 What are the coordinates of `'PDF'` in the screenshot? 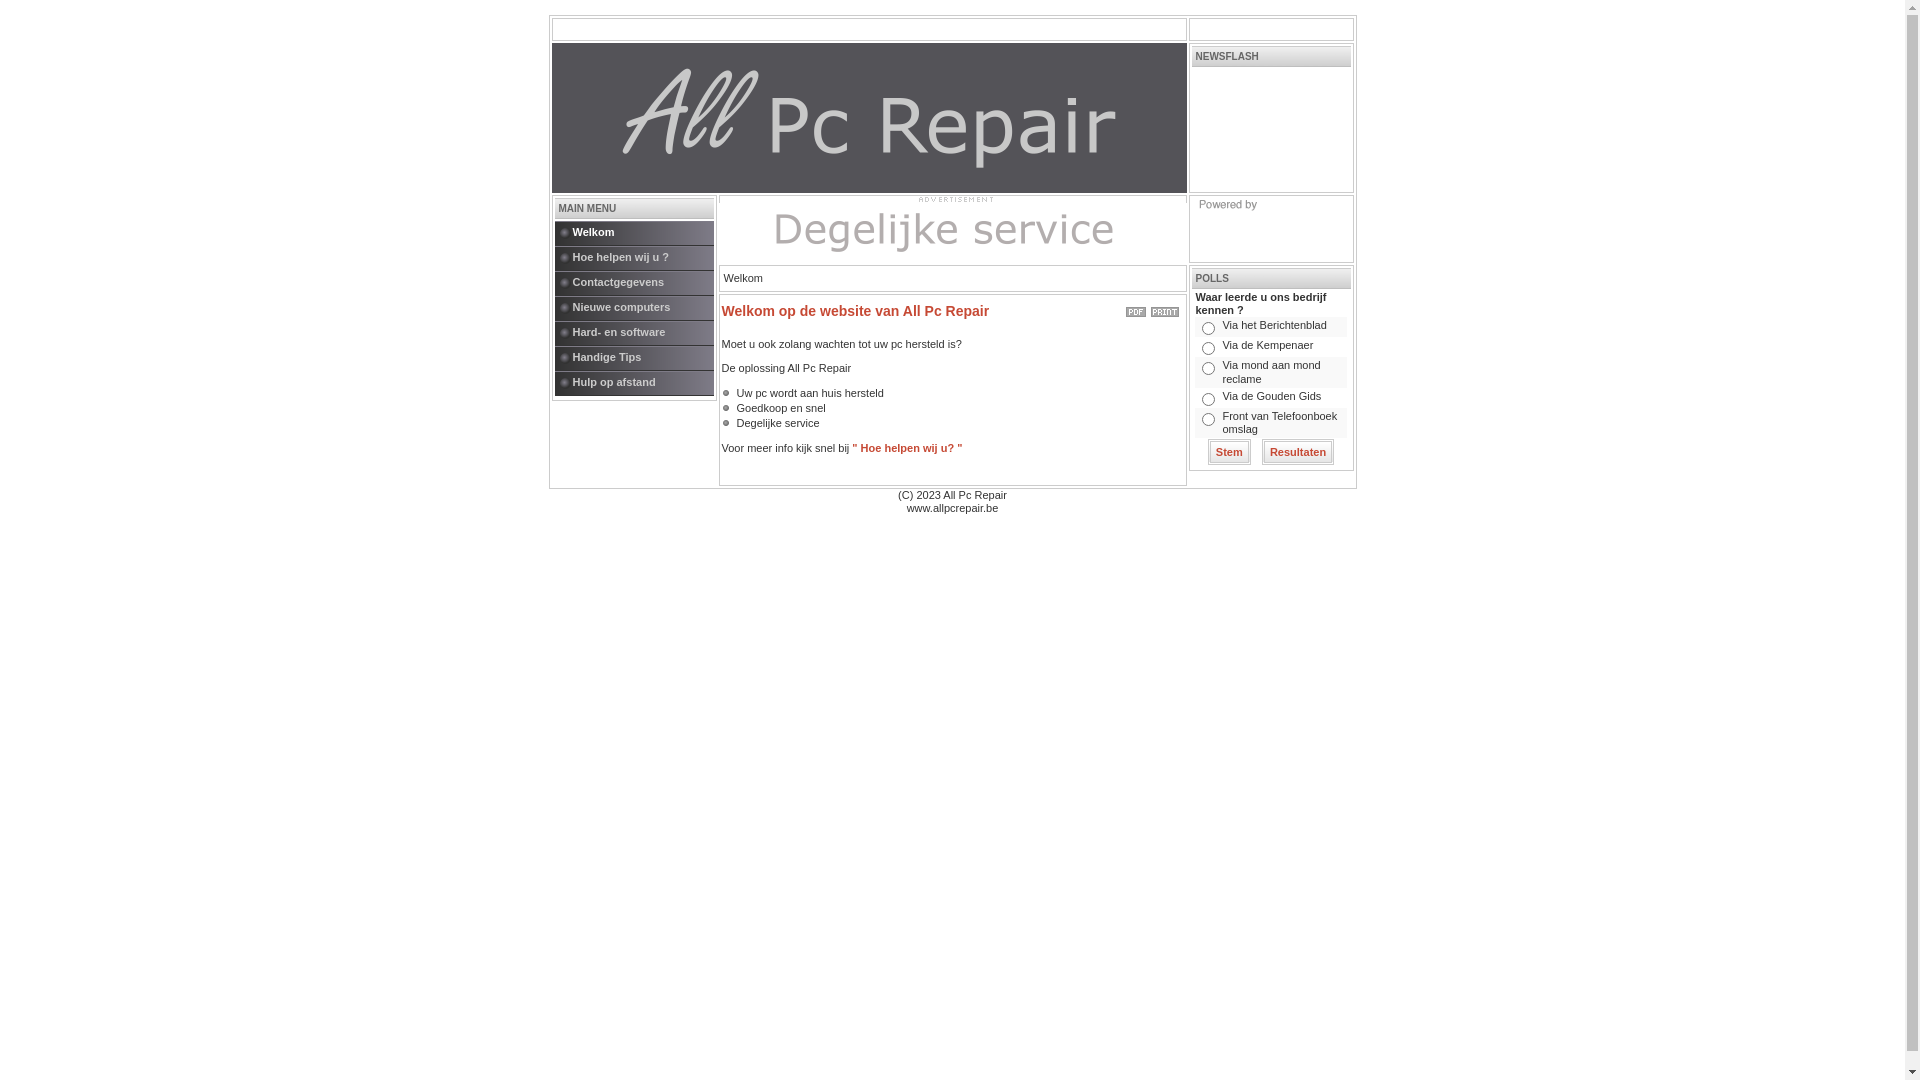 It's located at (1136, 308).